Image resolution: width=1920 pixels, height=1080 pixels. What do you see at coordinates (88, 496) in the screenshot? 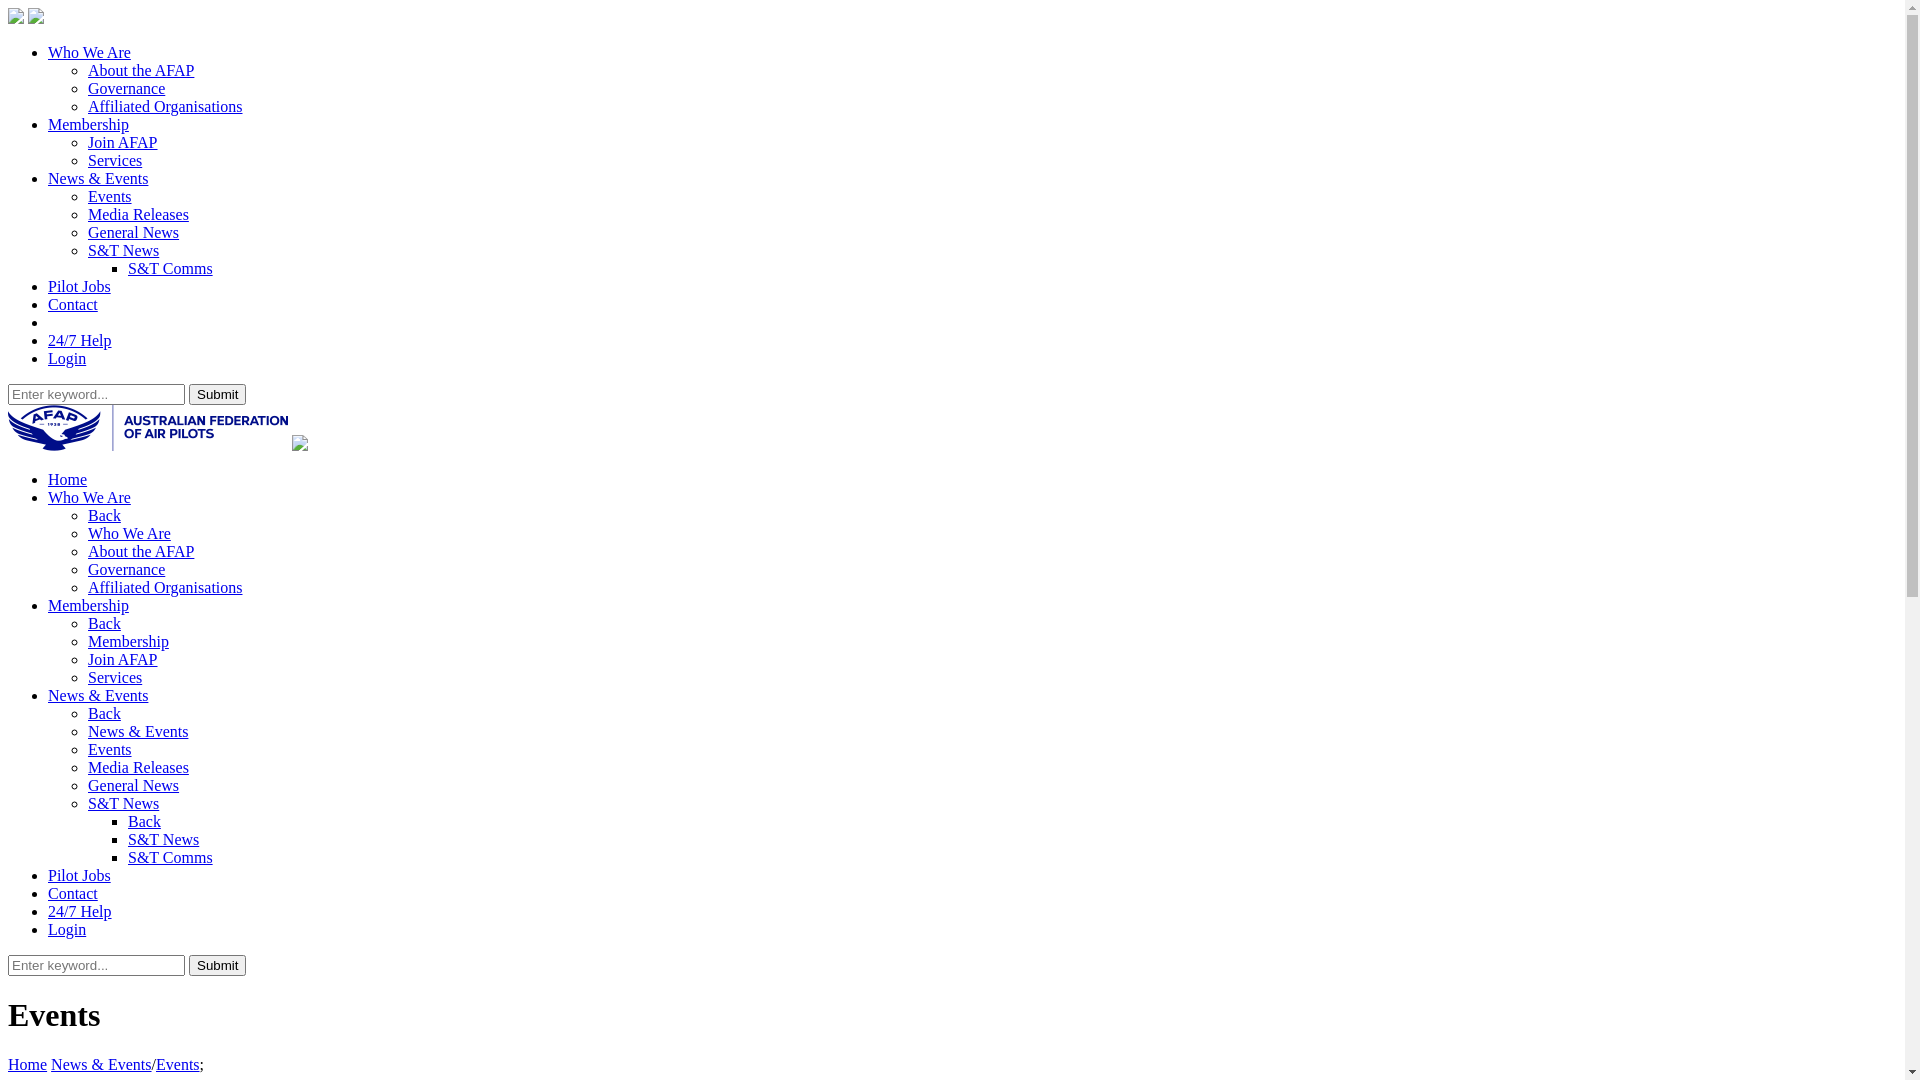
I see `'Who We Are'` at bounding box center [88, 496].